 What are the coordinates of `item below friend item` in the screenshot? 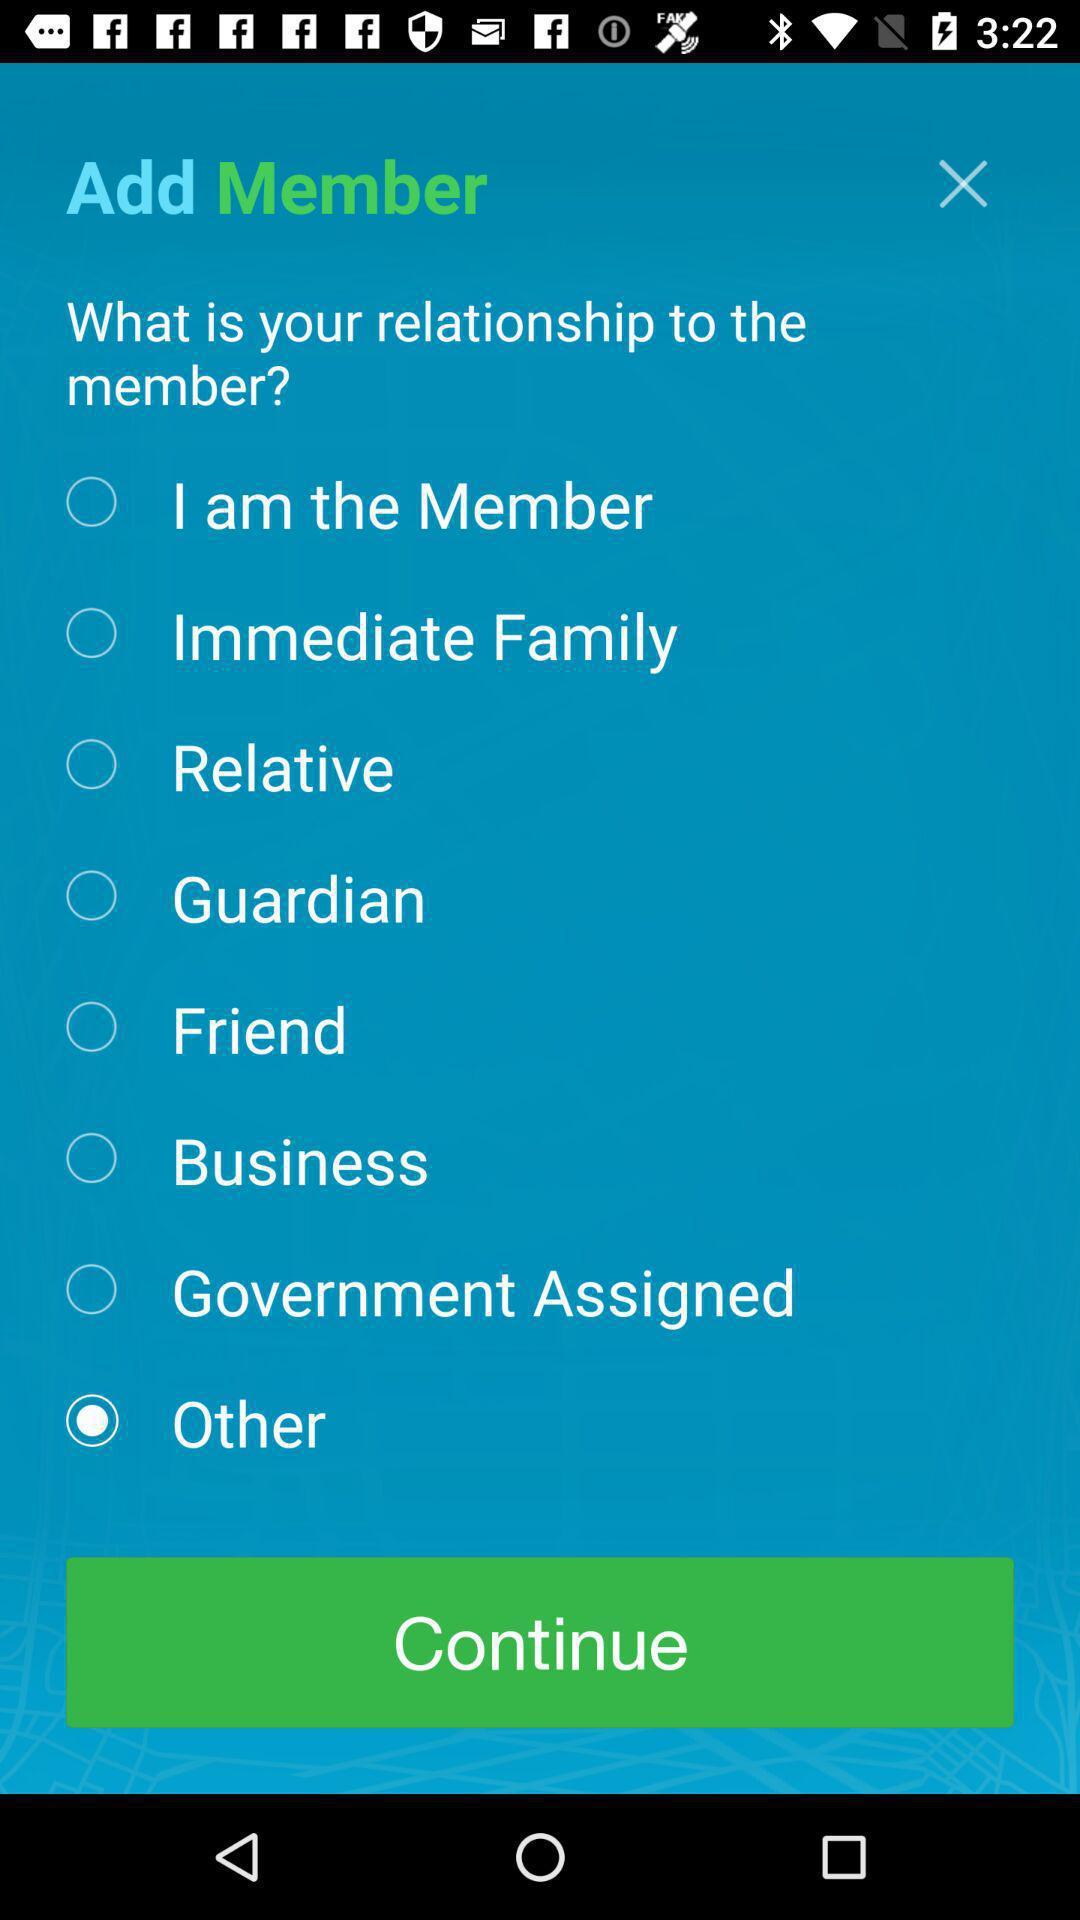 It's located at (300, 1158).